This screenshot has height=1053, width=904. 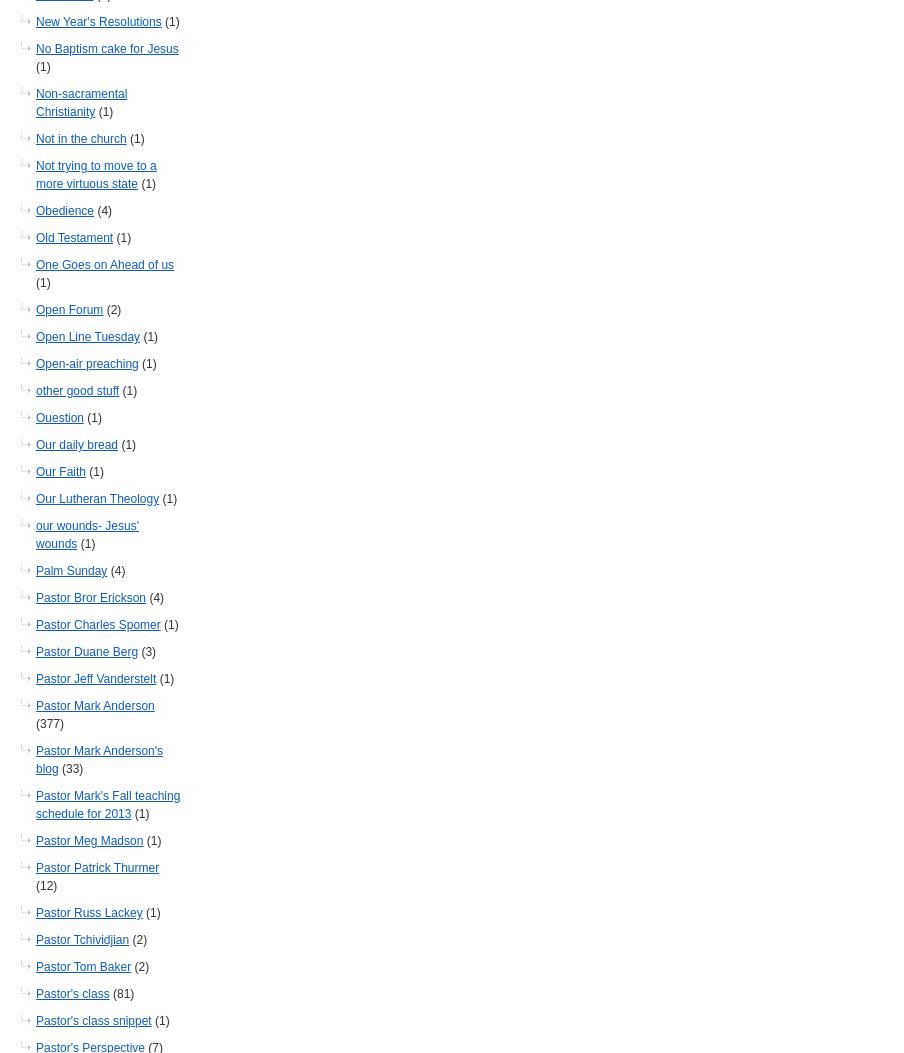 What do you see at coordinates (87, 335) in the screenshot?
I see `'Open Line Tuesday'` at bounding box center [87, 335].